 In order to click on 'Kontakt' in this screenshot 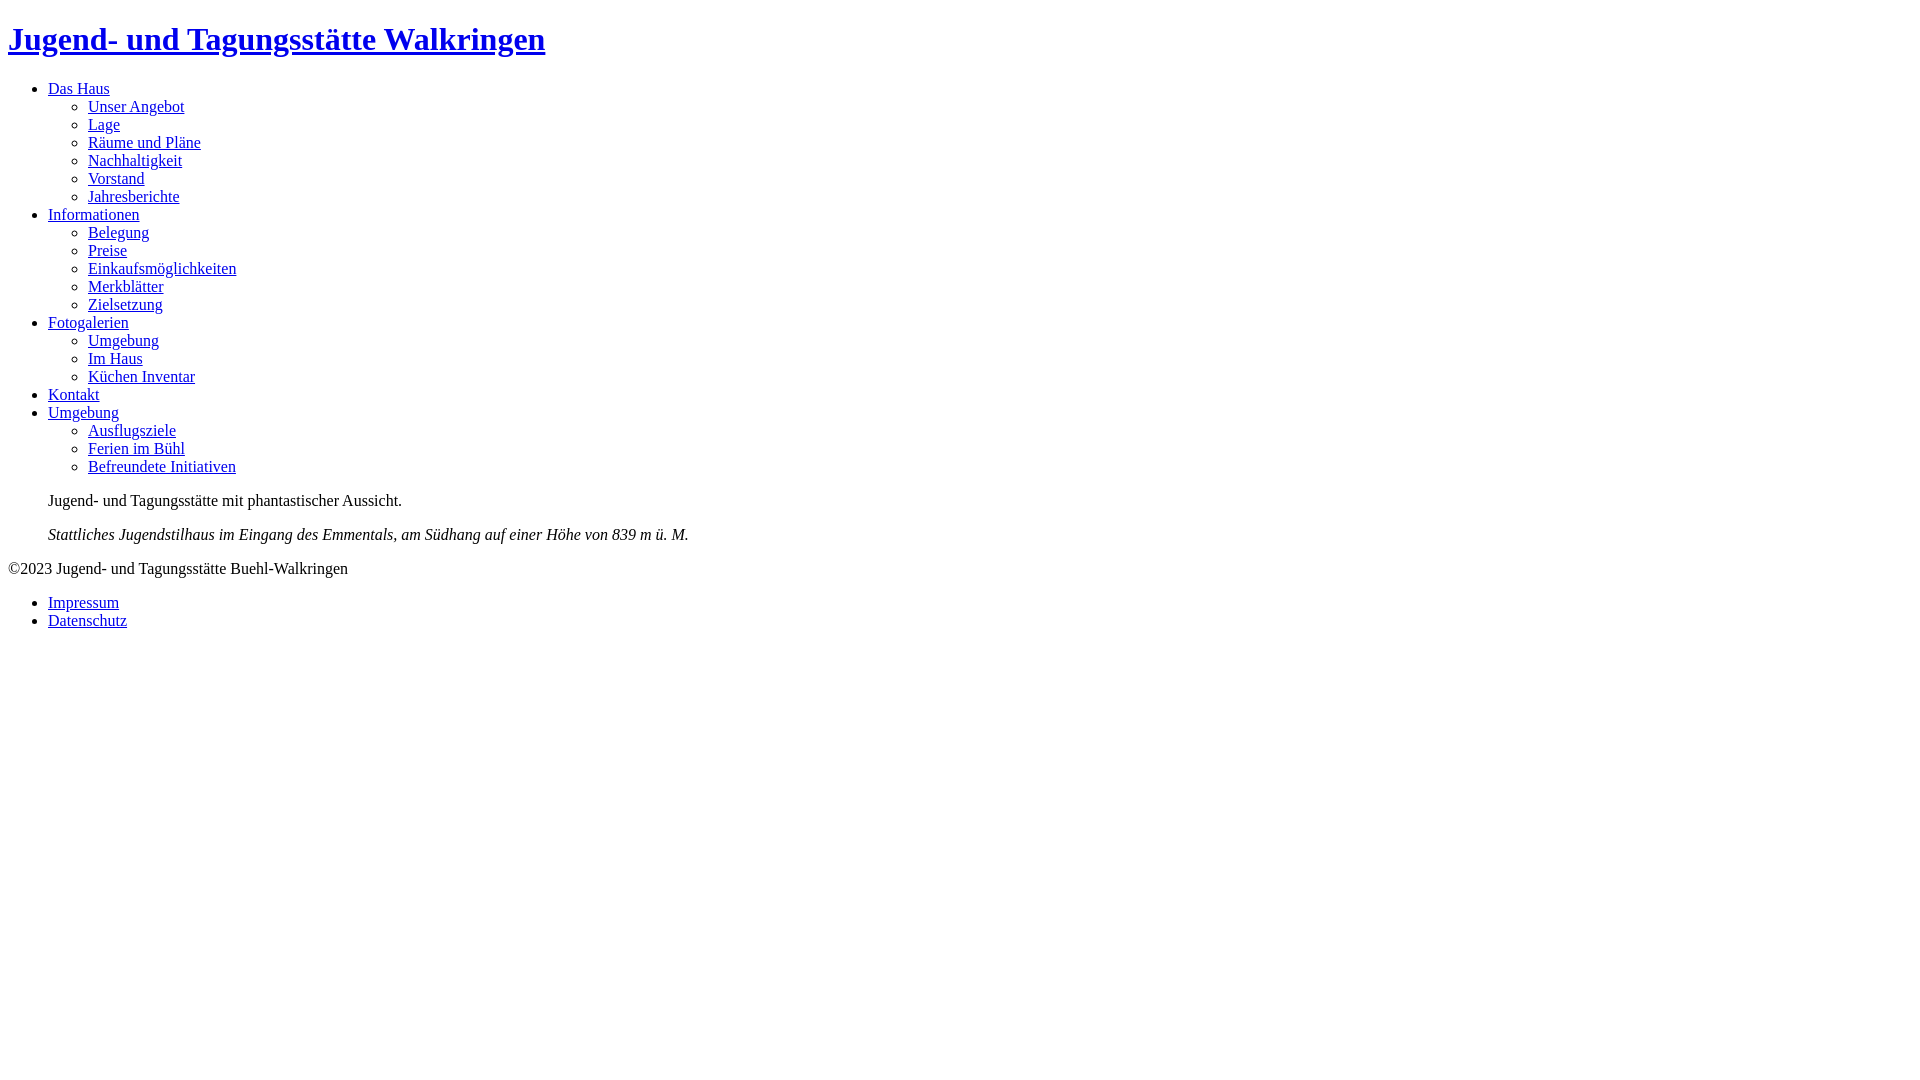, I will do `click(48, 394)`.